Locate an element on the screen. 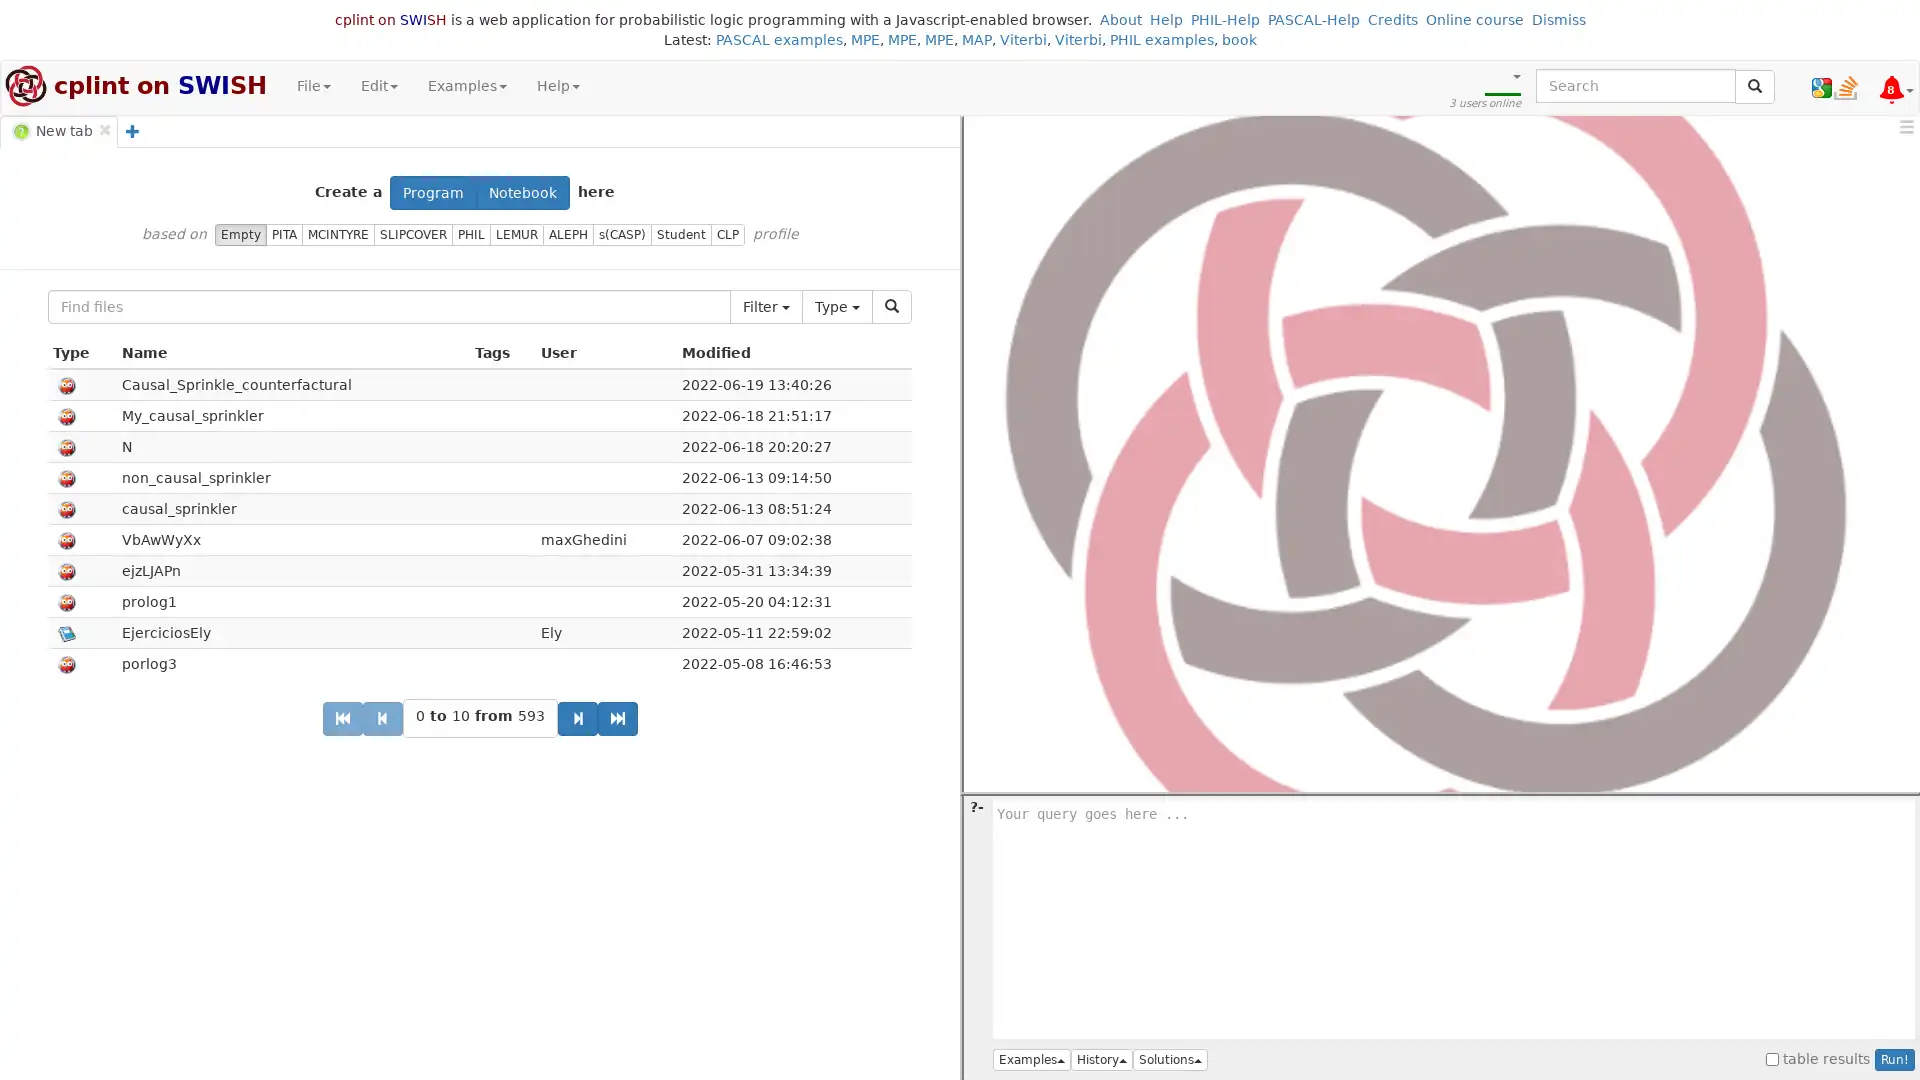  Examples is located at coordinates (1032, 1059).